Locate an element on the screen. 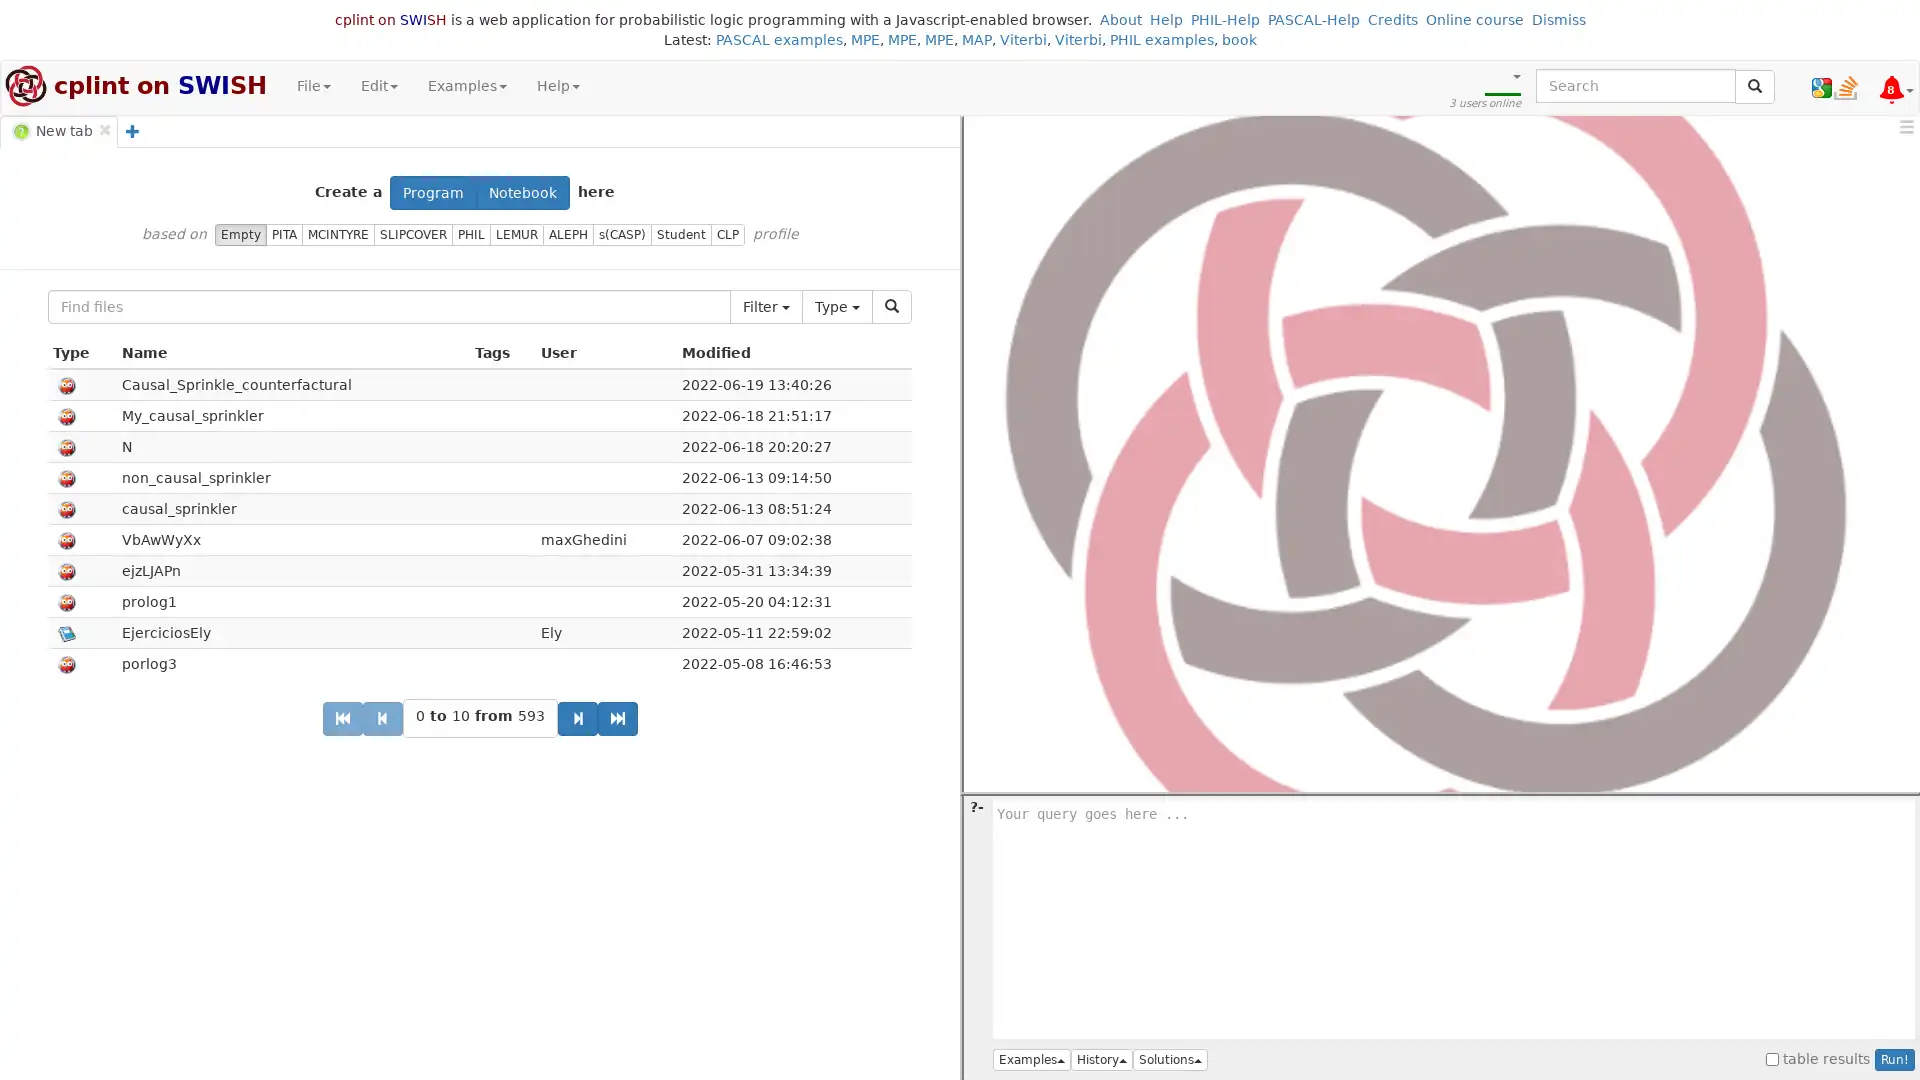  Examples is located at coordinates (1032, 1059).